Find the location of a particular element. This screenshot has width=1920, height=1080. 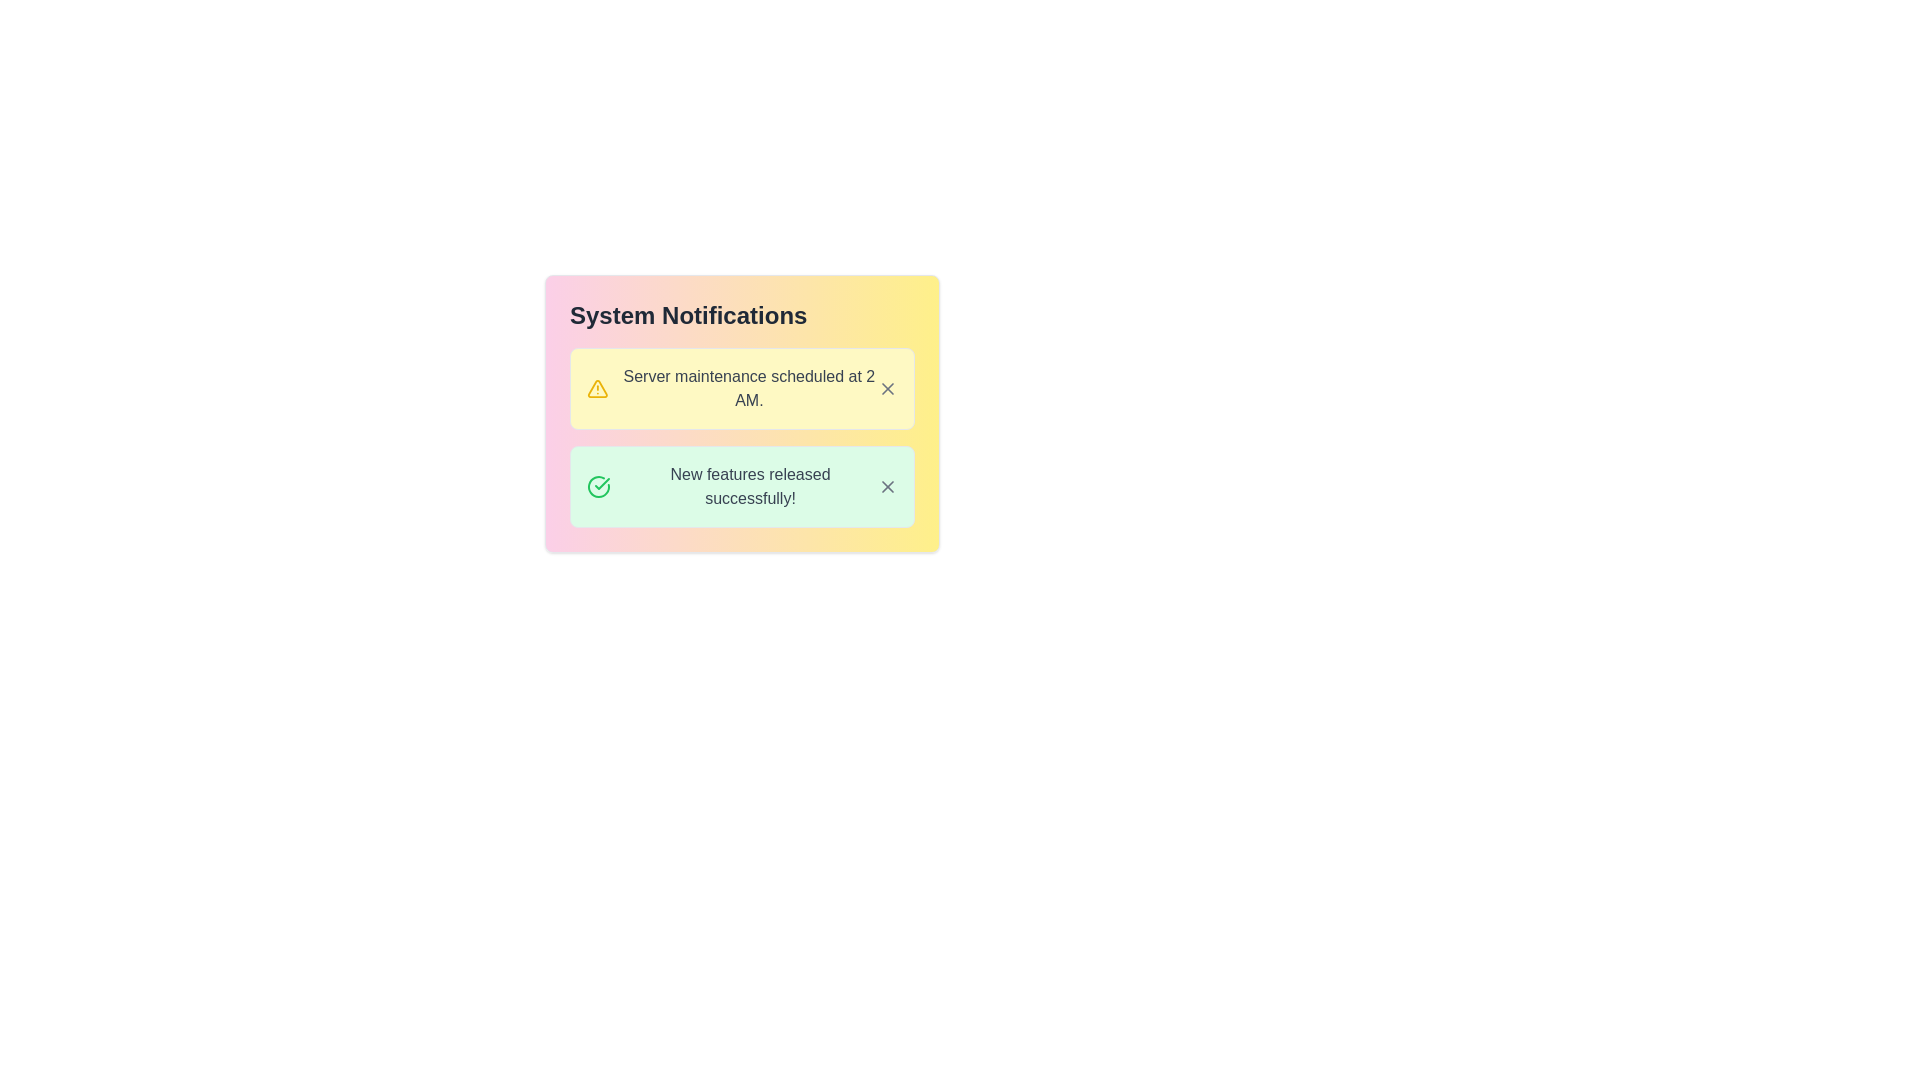

the text label displaying 'System Notifications', which is prominently styled in large, bold font with dark gray color at the top of the notification panel is located at coordinates (688, 315).